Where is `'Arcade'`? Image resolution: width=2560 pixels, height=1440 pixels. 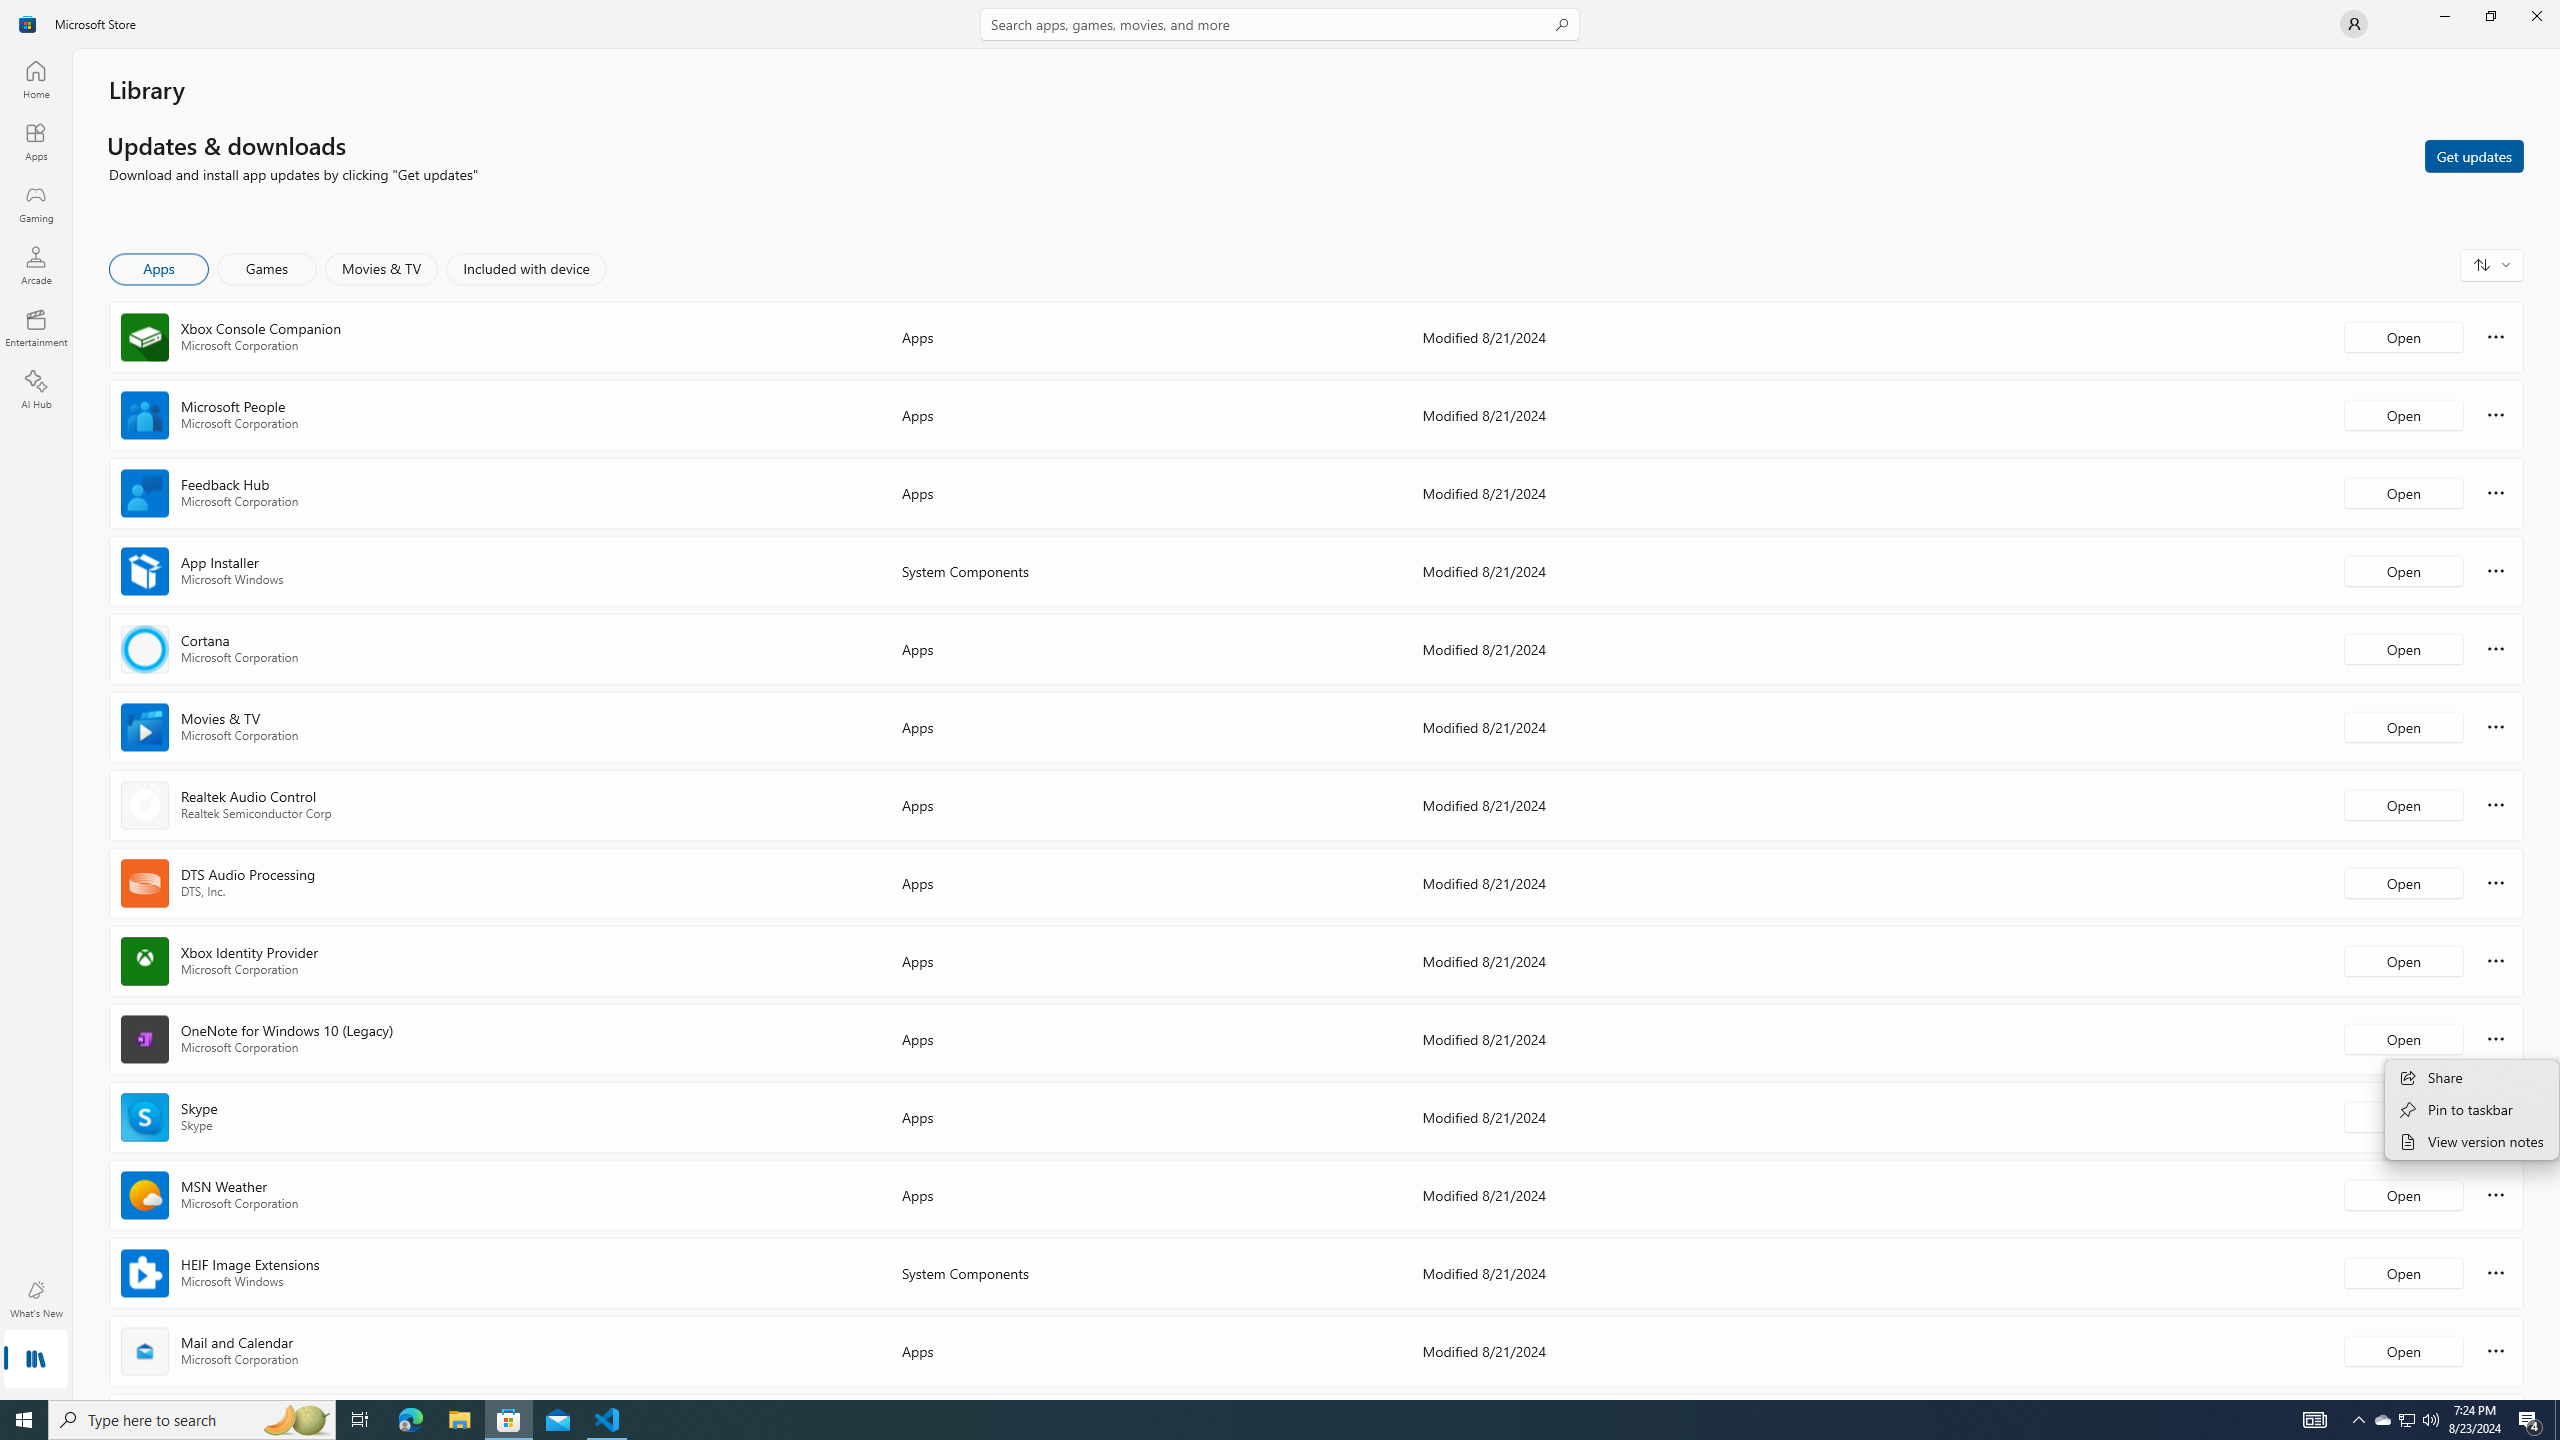
'Arcade' is located at coordinates (34, 264).